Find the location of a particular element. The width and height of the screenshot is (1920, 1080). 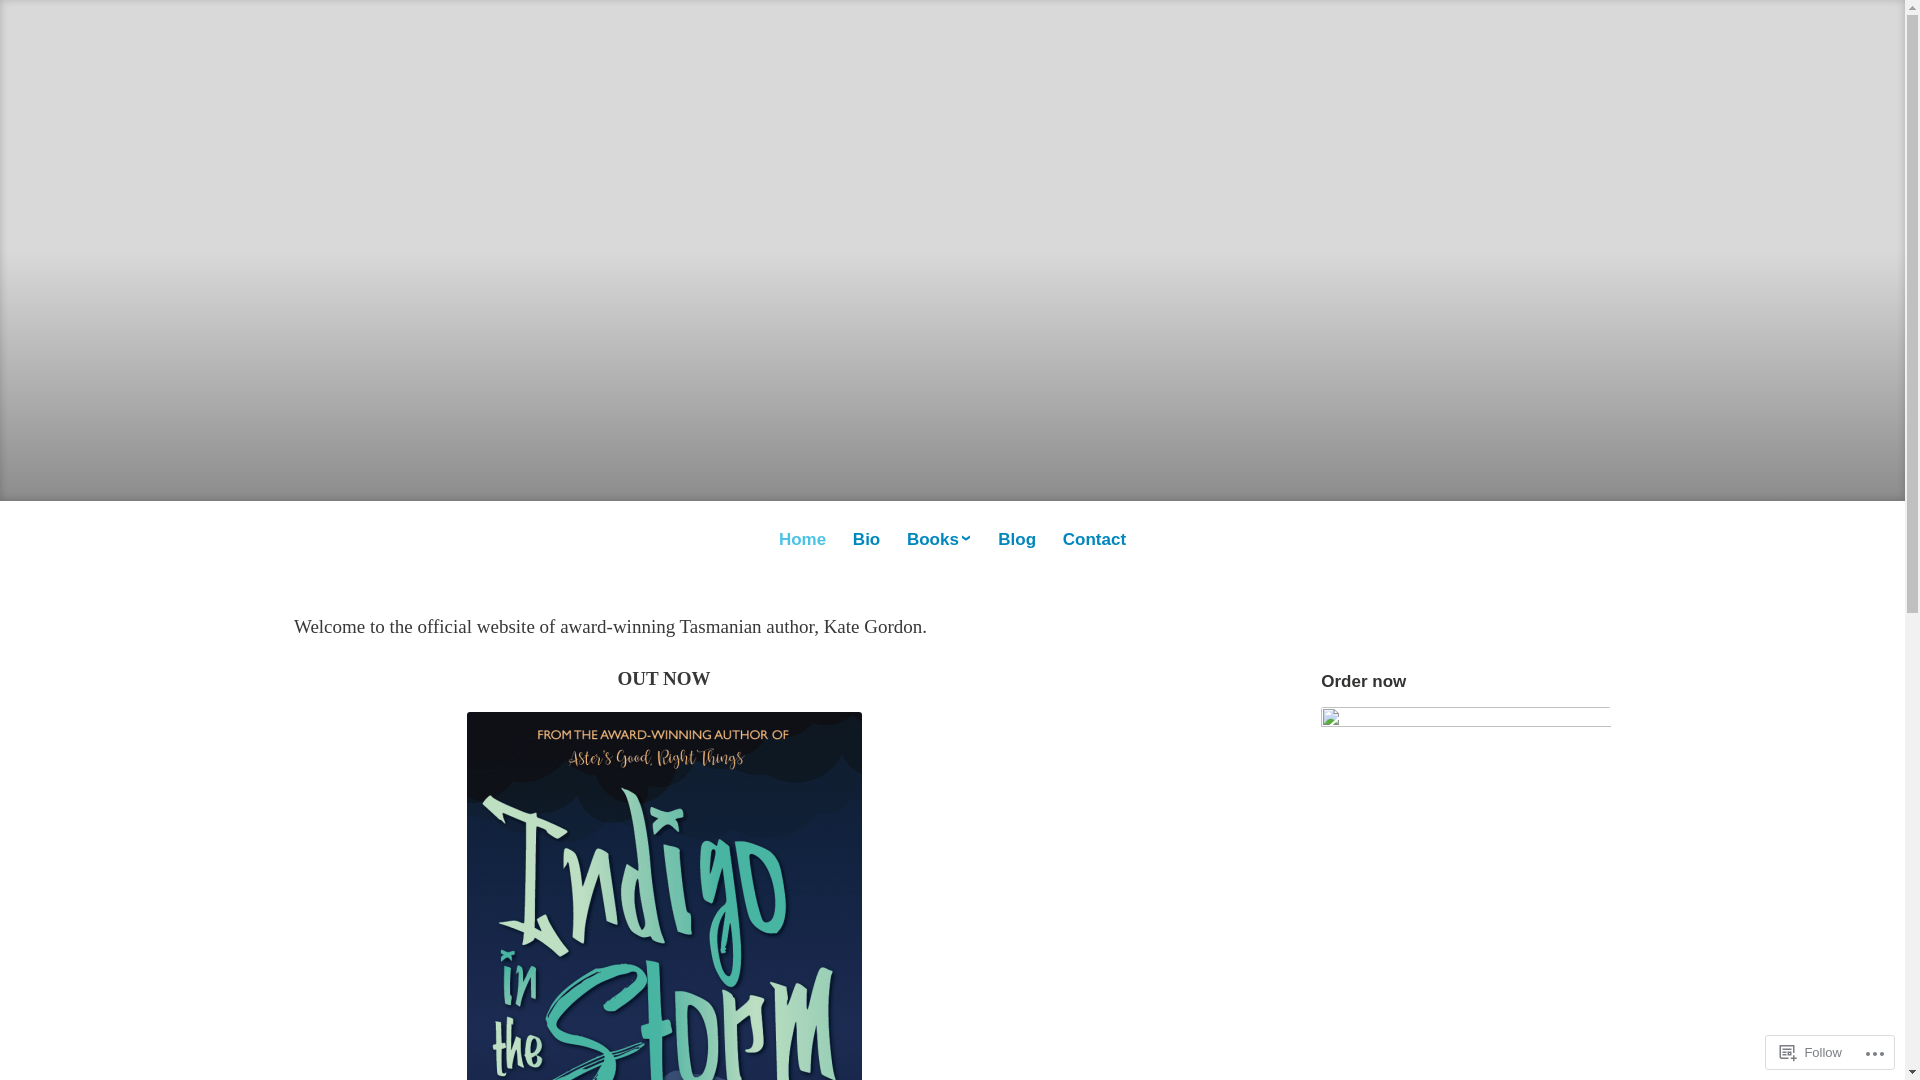

'Books' is located at coordinates (938, 540).